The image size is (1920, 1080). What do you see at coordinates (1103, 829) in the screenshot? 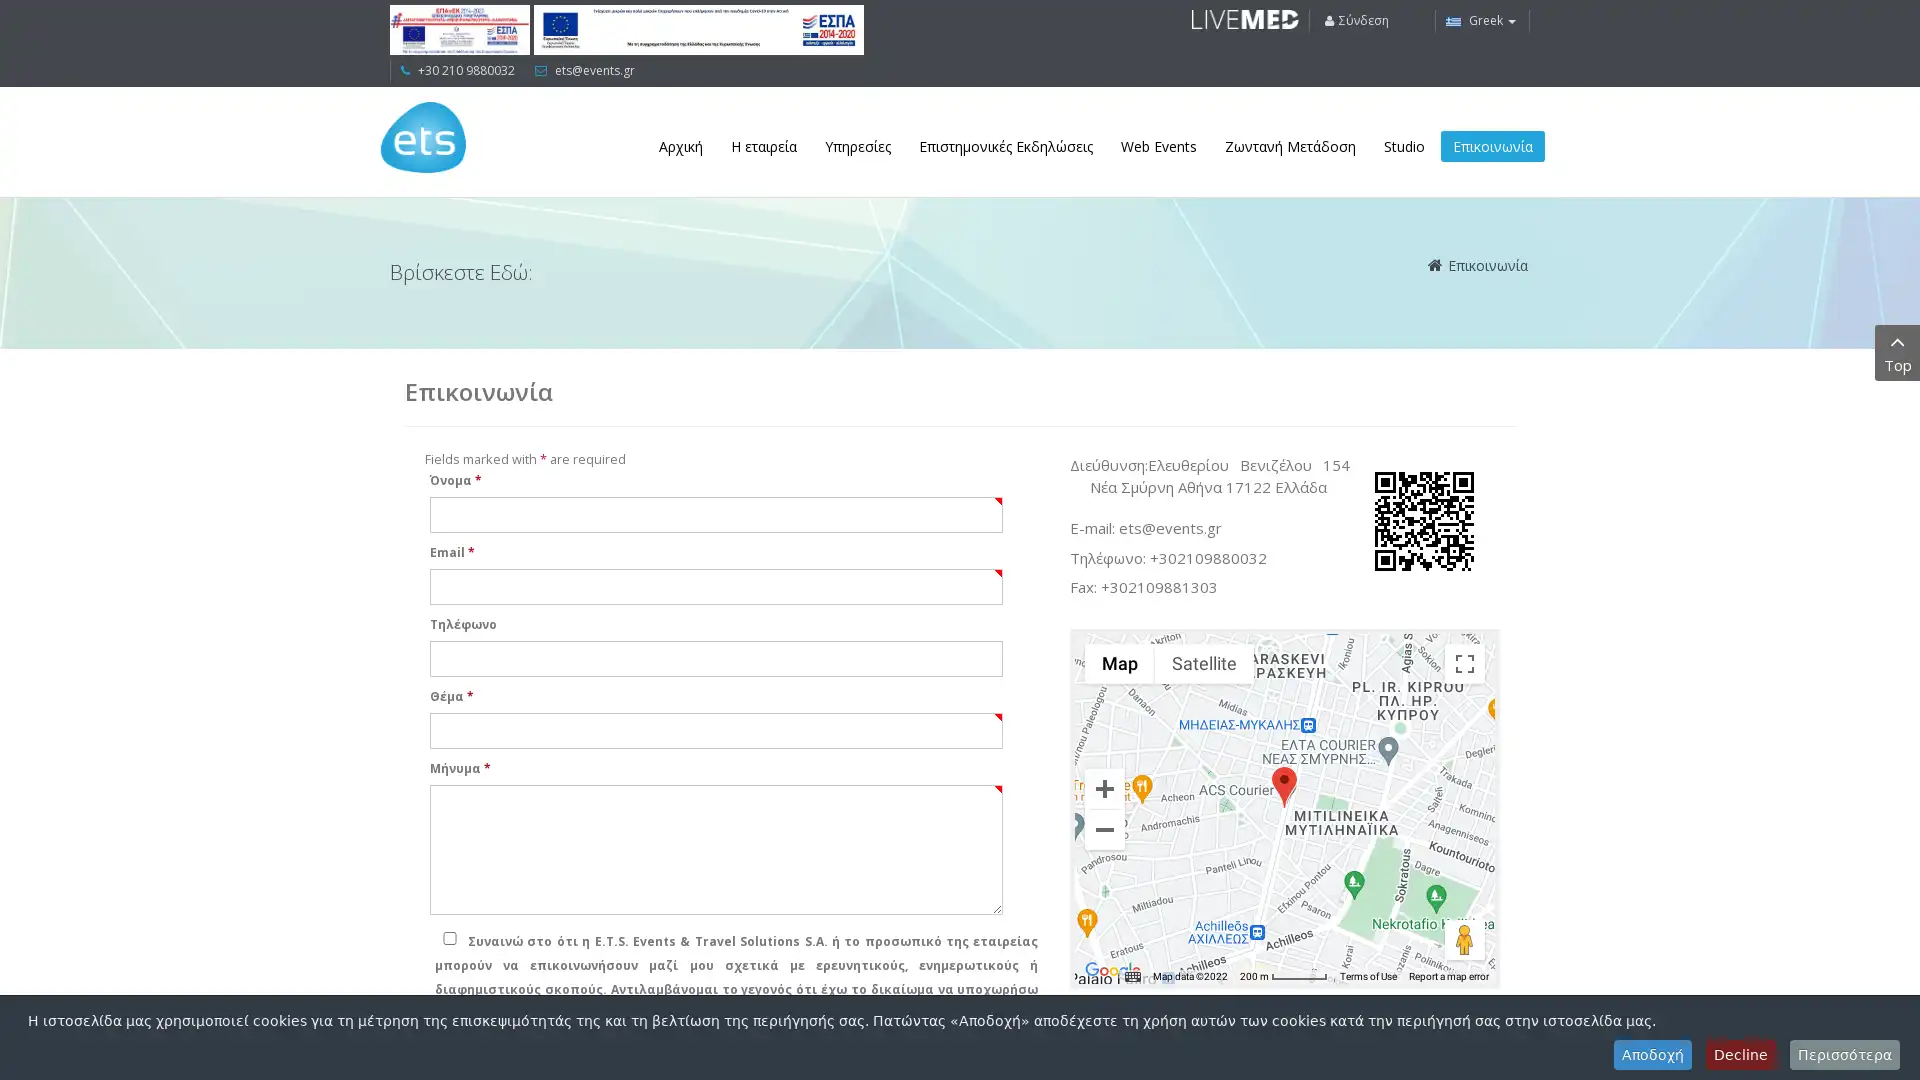
I see `Zoom out` at bounding box center [1103, 829].